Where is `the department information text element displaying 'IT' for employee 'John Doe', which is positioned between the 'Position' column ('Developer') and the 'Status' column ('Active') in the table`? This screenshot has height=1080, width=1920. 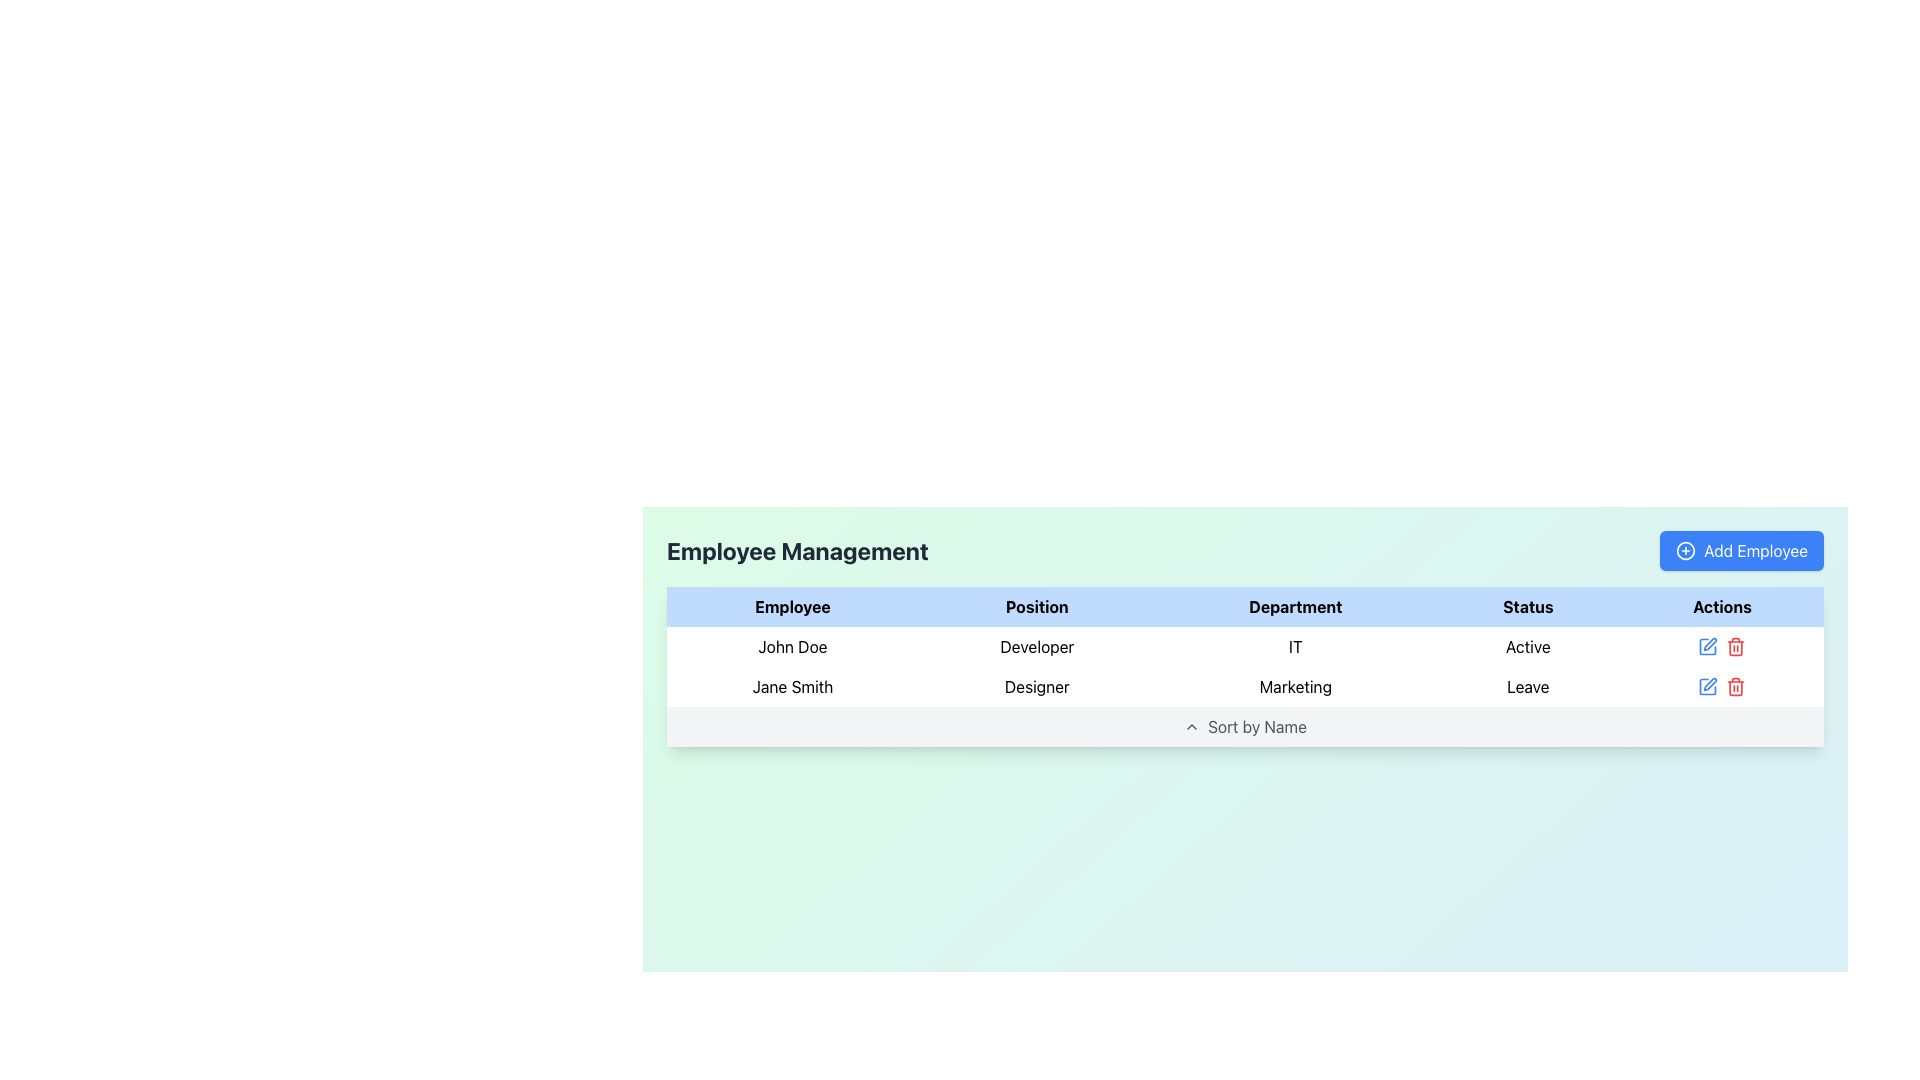
the department information text element displaying 'IT' for employee 'John Doe', which is positioned between the 'Position' column ('Developer') and the 'Status' column ('Active') in the table is located at coordinates (1295, 647).